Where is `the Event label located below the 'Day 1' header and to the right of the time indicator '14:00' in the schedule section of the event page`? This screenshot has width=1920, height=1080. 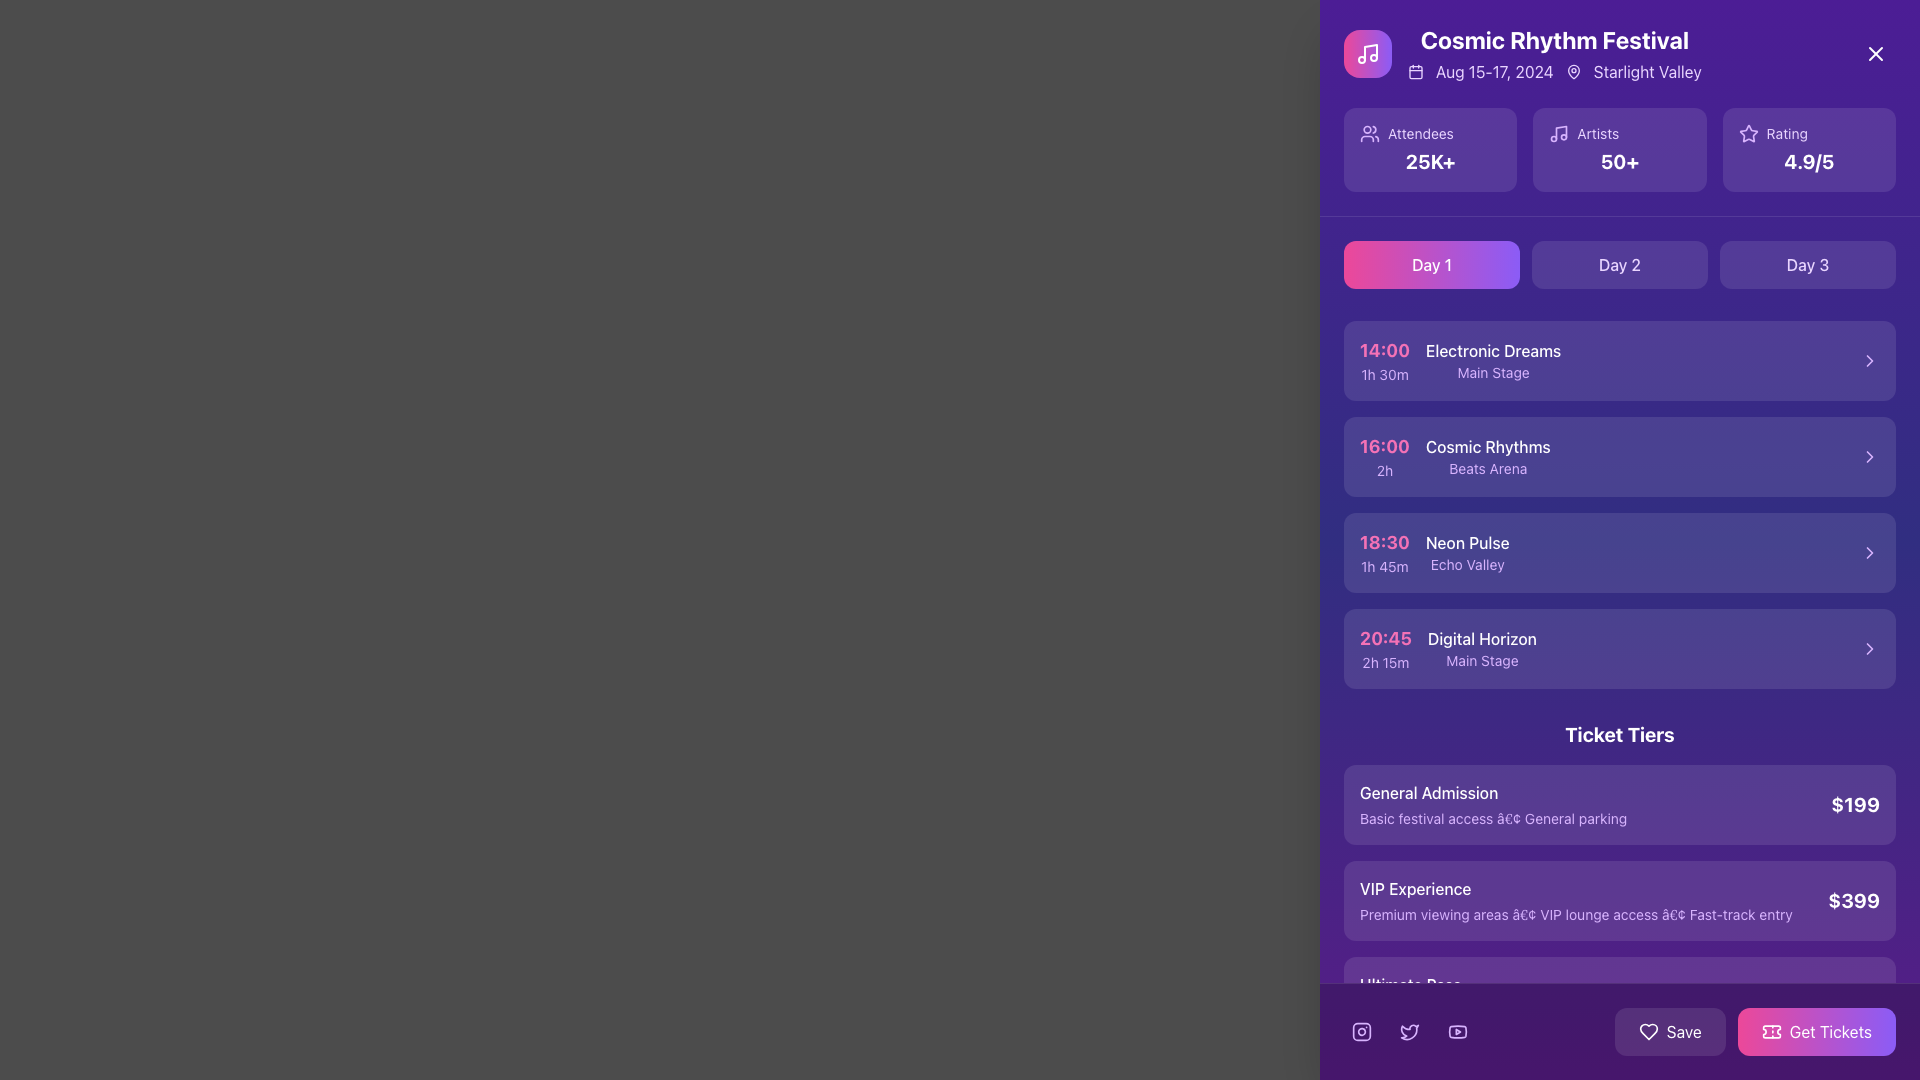 the Event label located below the 'Day 1' header and to the right of the time indicator '14:00' in the schedule section of the event page is located at coordinates (1493, 361).